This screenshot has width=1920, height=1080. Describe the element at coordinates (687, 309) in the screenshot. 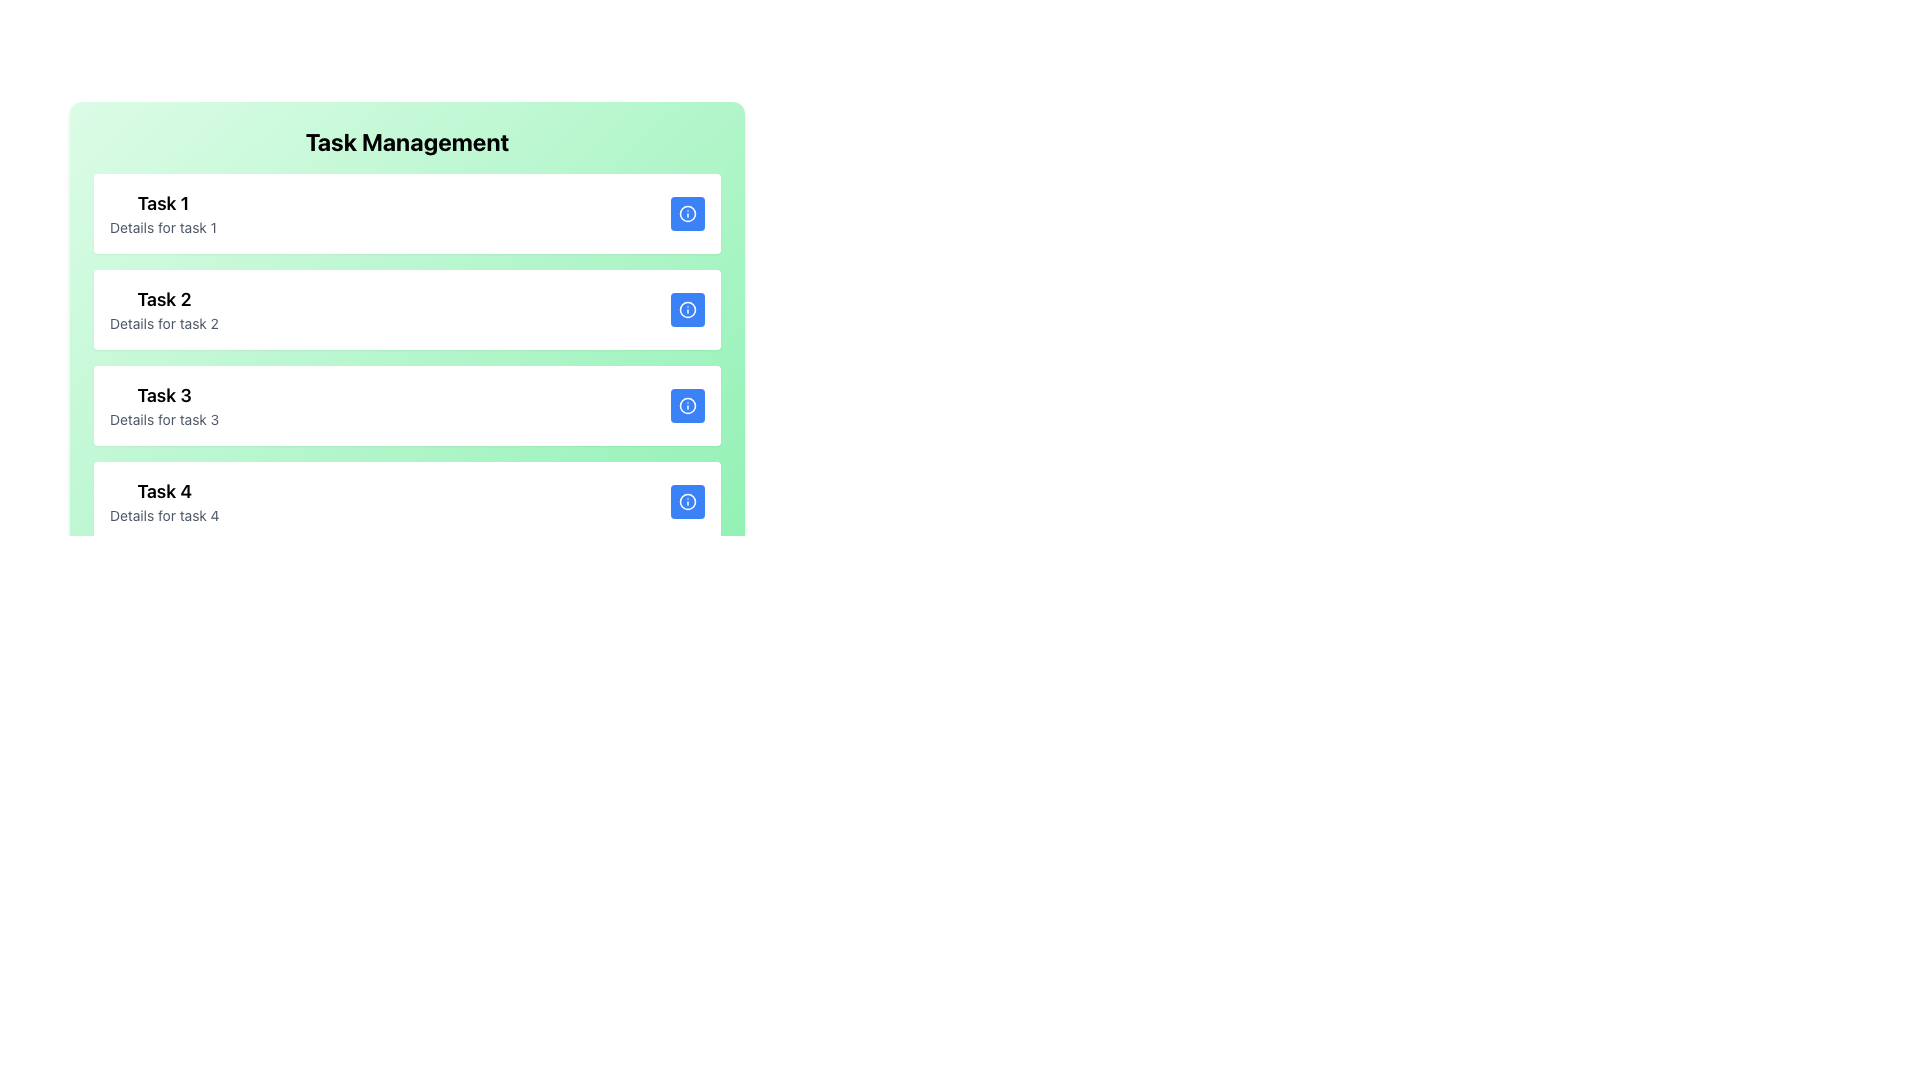

I see `the blue button with white text associated with 'Task 2' to observe its hover effect` at that location.